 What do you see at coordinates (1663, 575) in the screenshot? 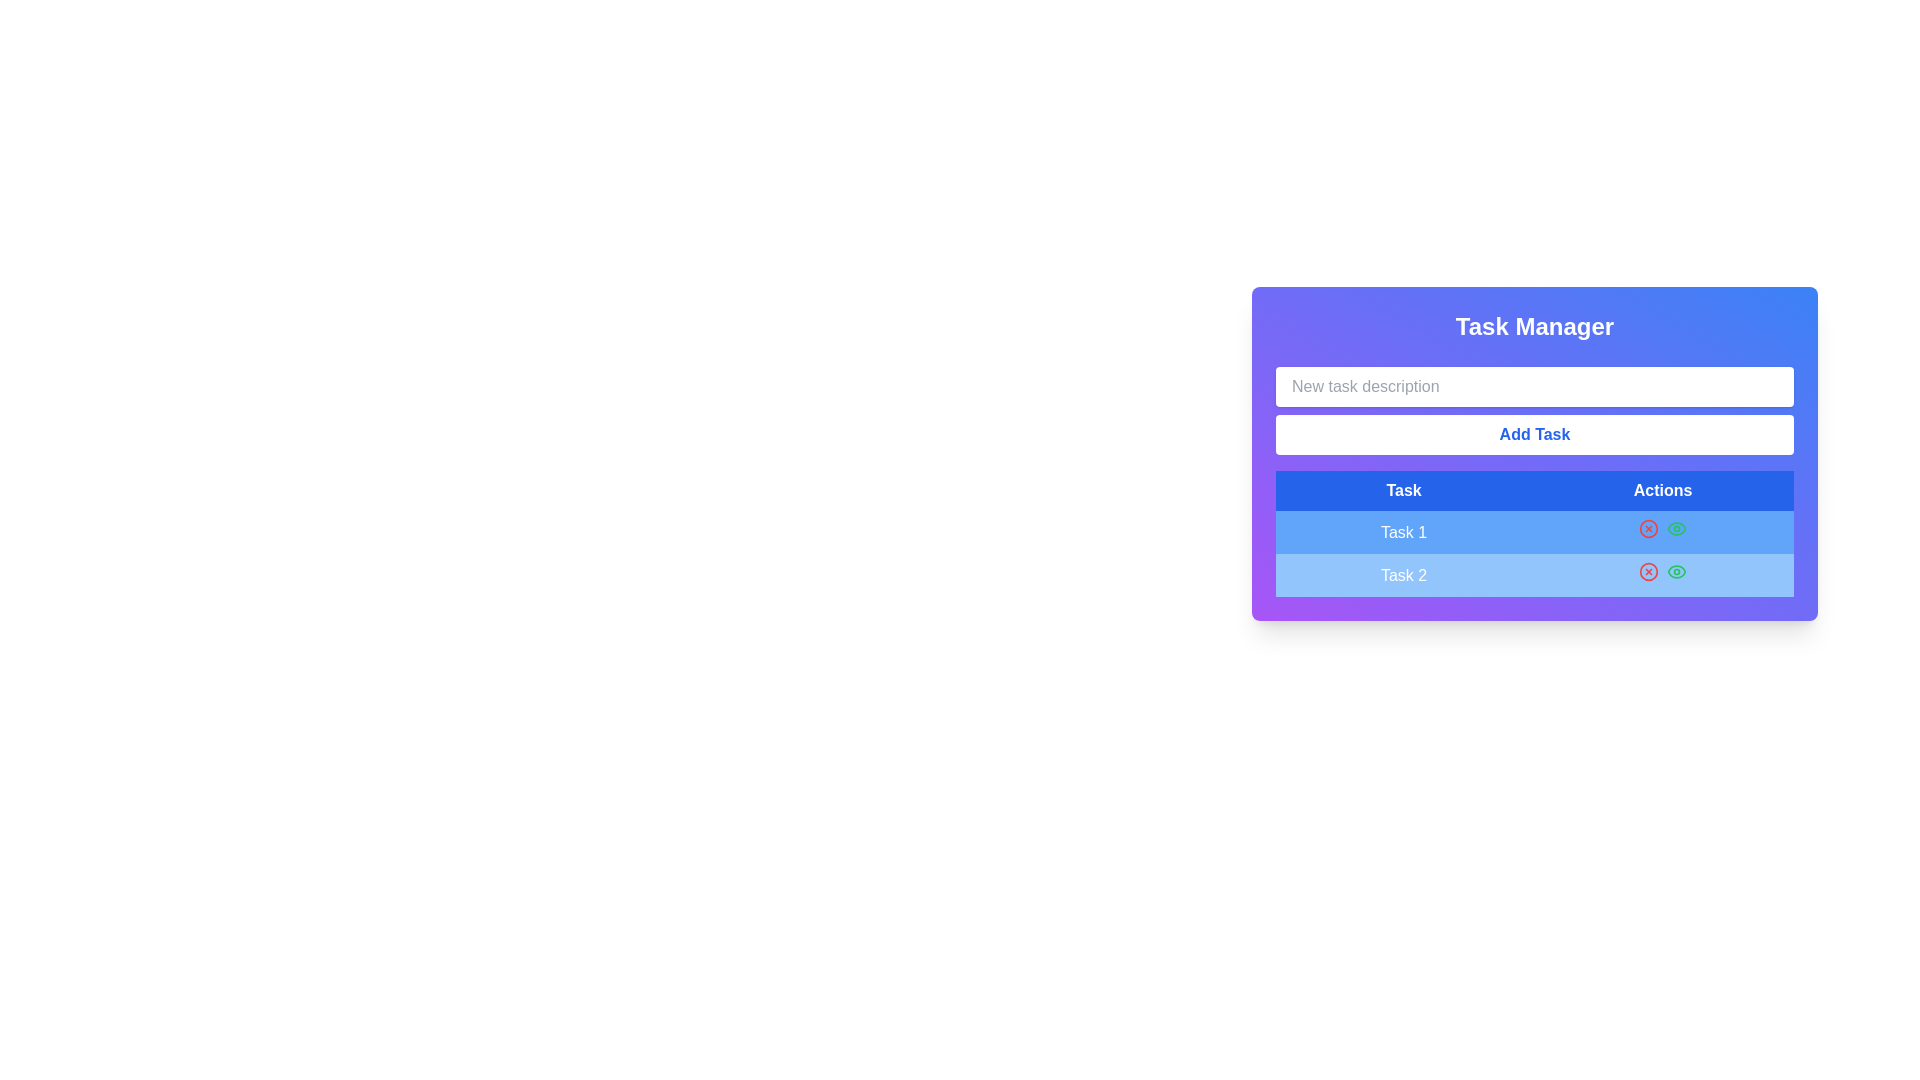
I see `the green visibility icon in the Actions column of the table` at bounding box center [1663, 575].